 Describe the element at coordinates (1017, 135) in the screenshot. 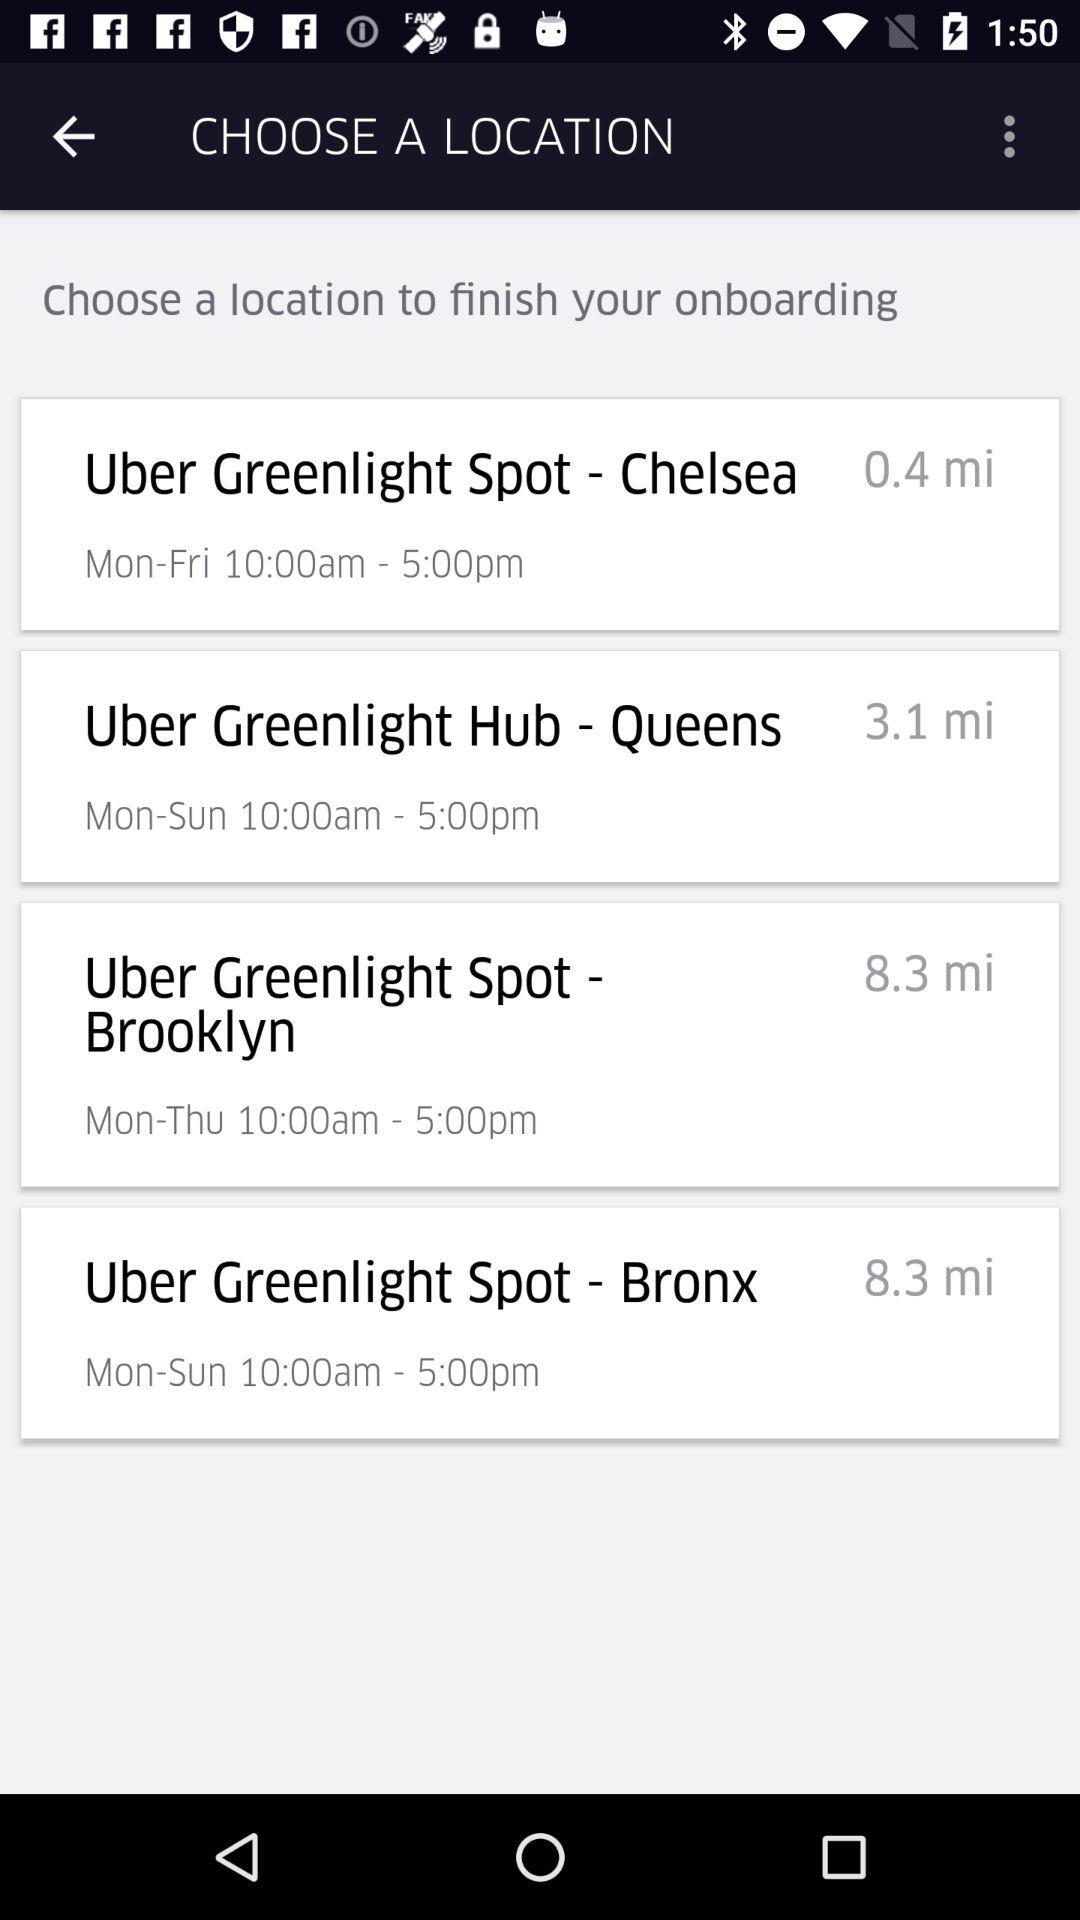

I see `the item next to the choose a location icon` at that location.